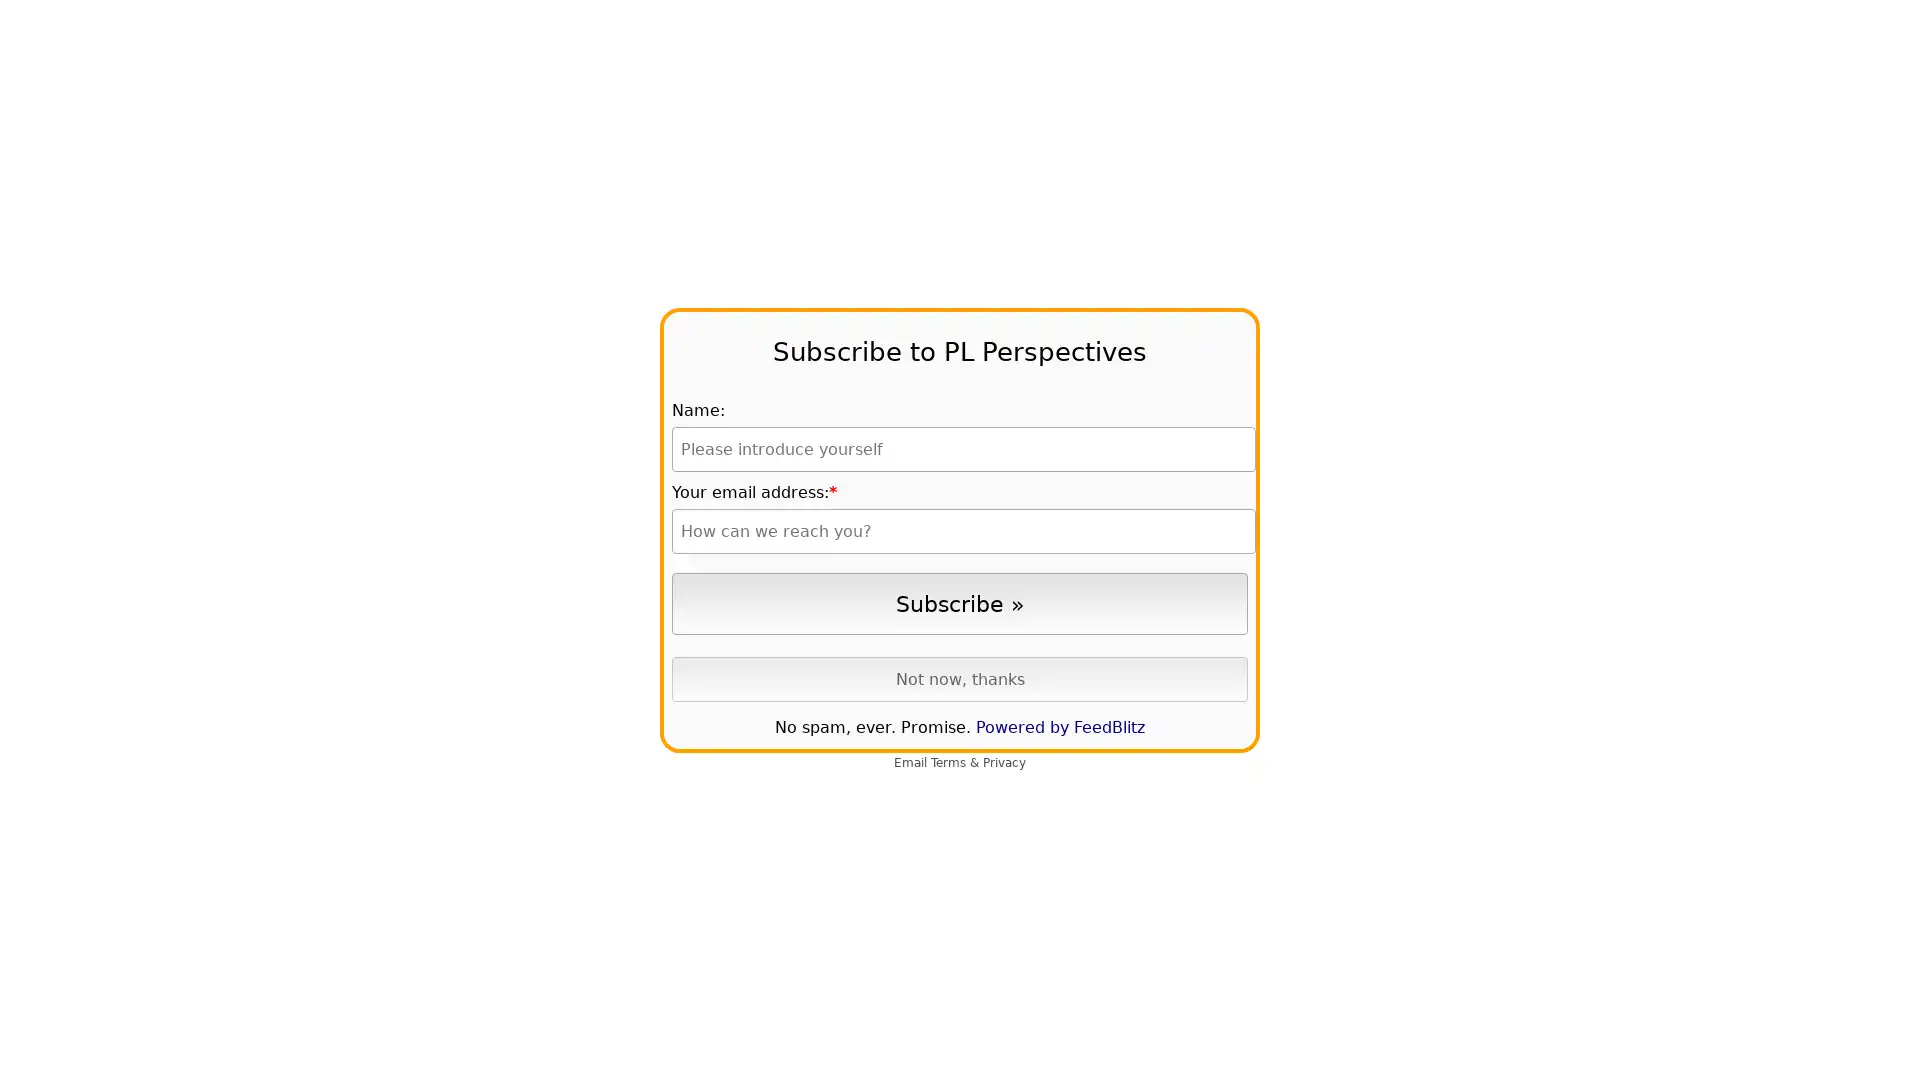  What do you see at coordinates (960, 602) in the screenshot?
I see `Subscribe` at bounding box center [960, 602].